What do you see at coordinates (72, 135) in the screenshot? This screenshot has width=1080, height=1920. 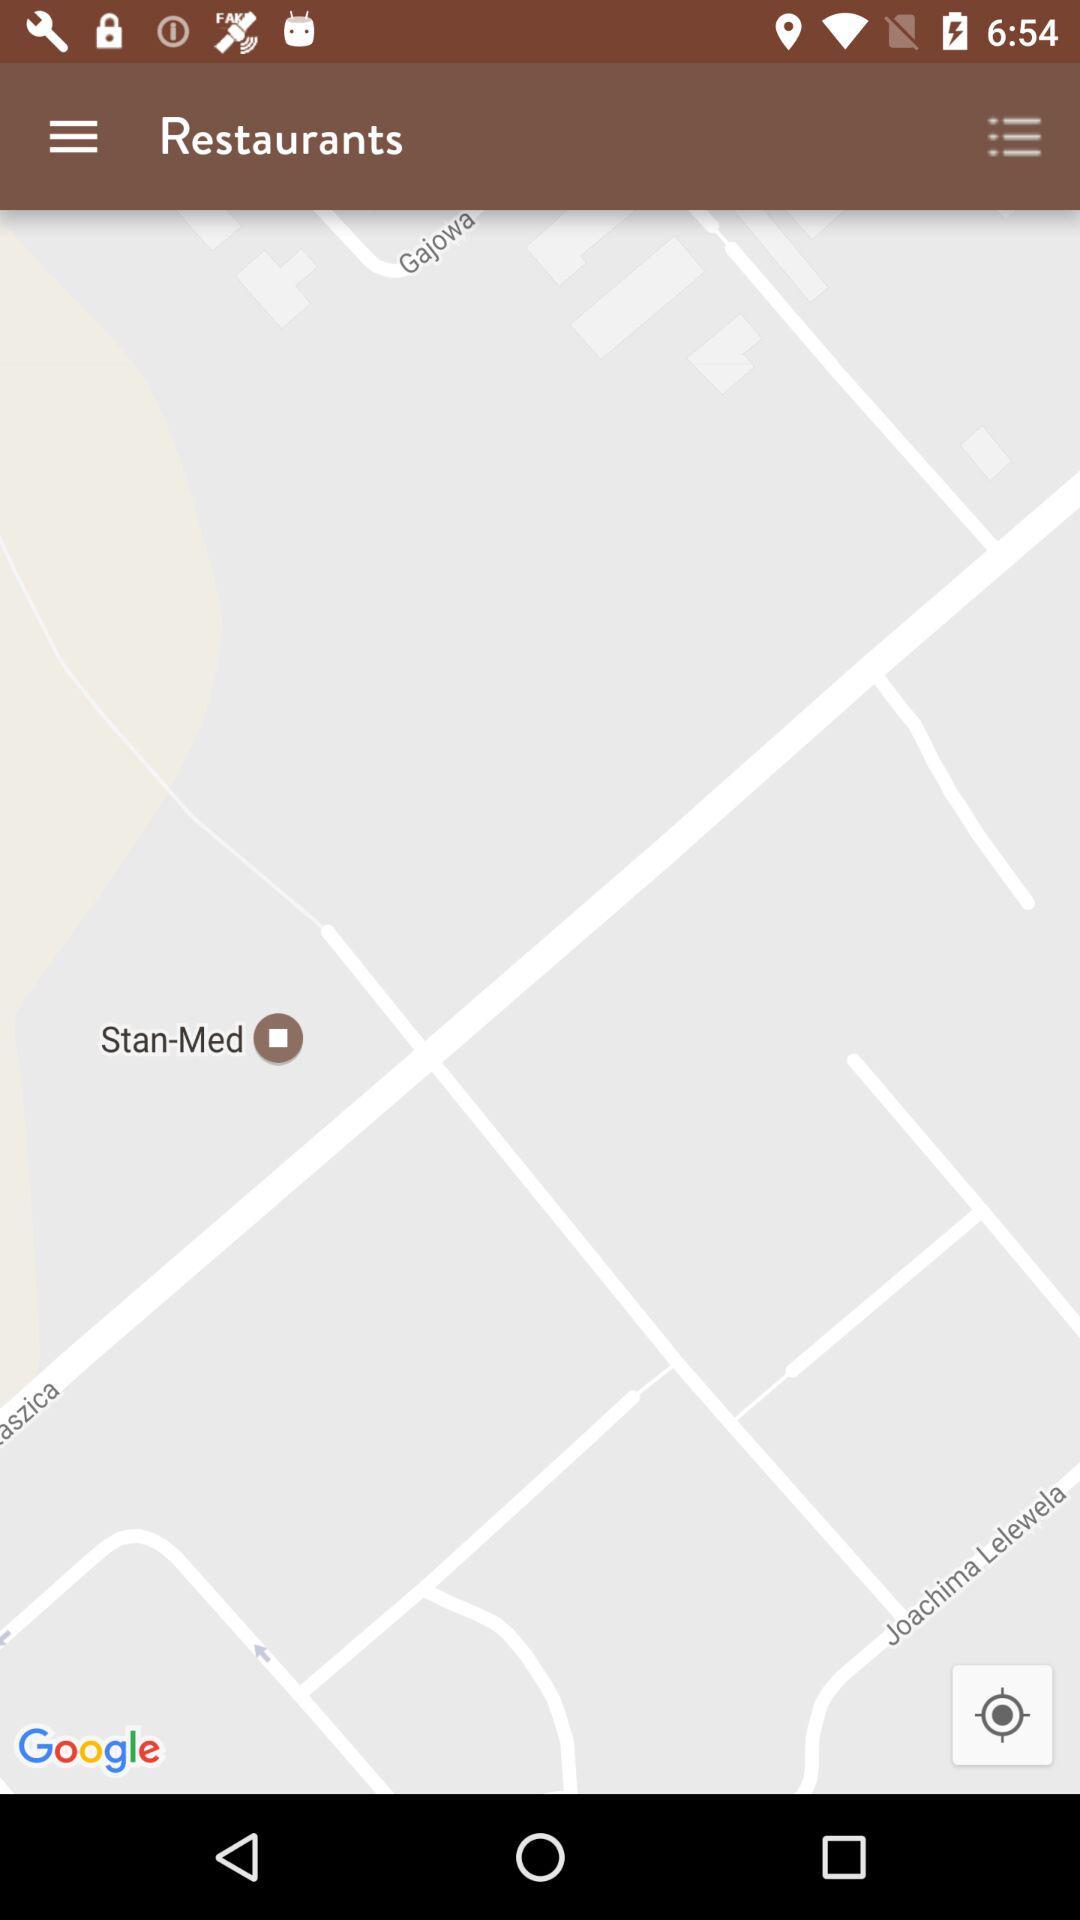 I see `app next to the restaurants` at bounding box center [72, 135].